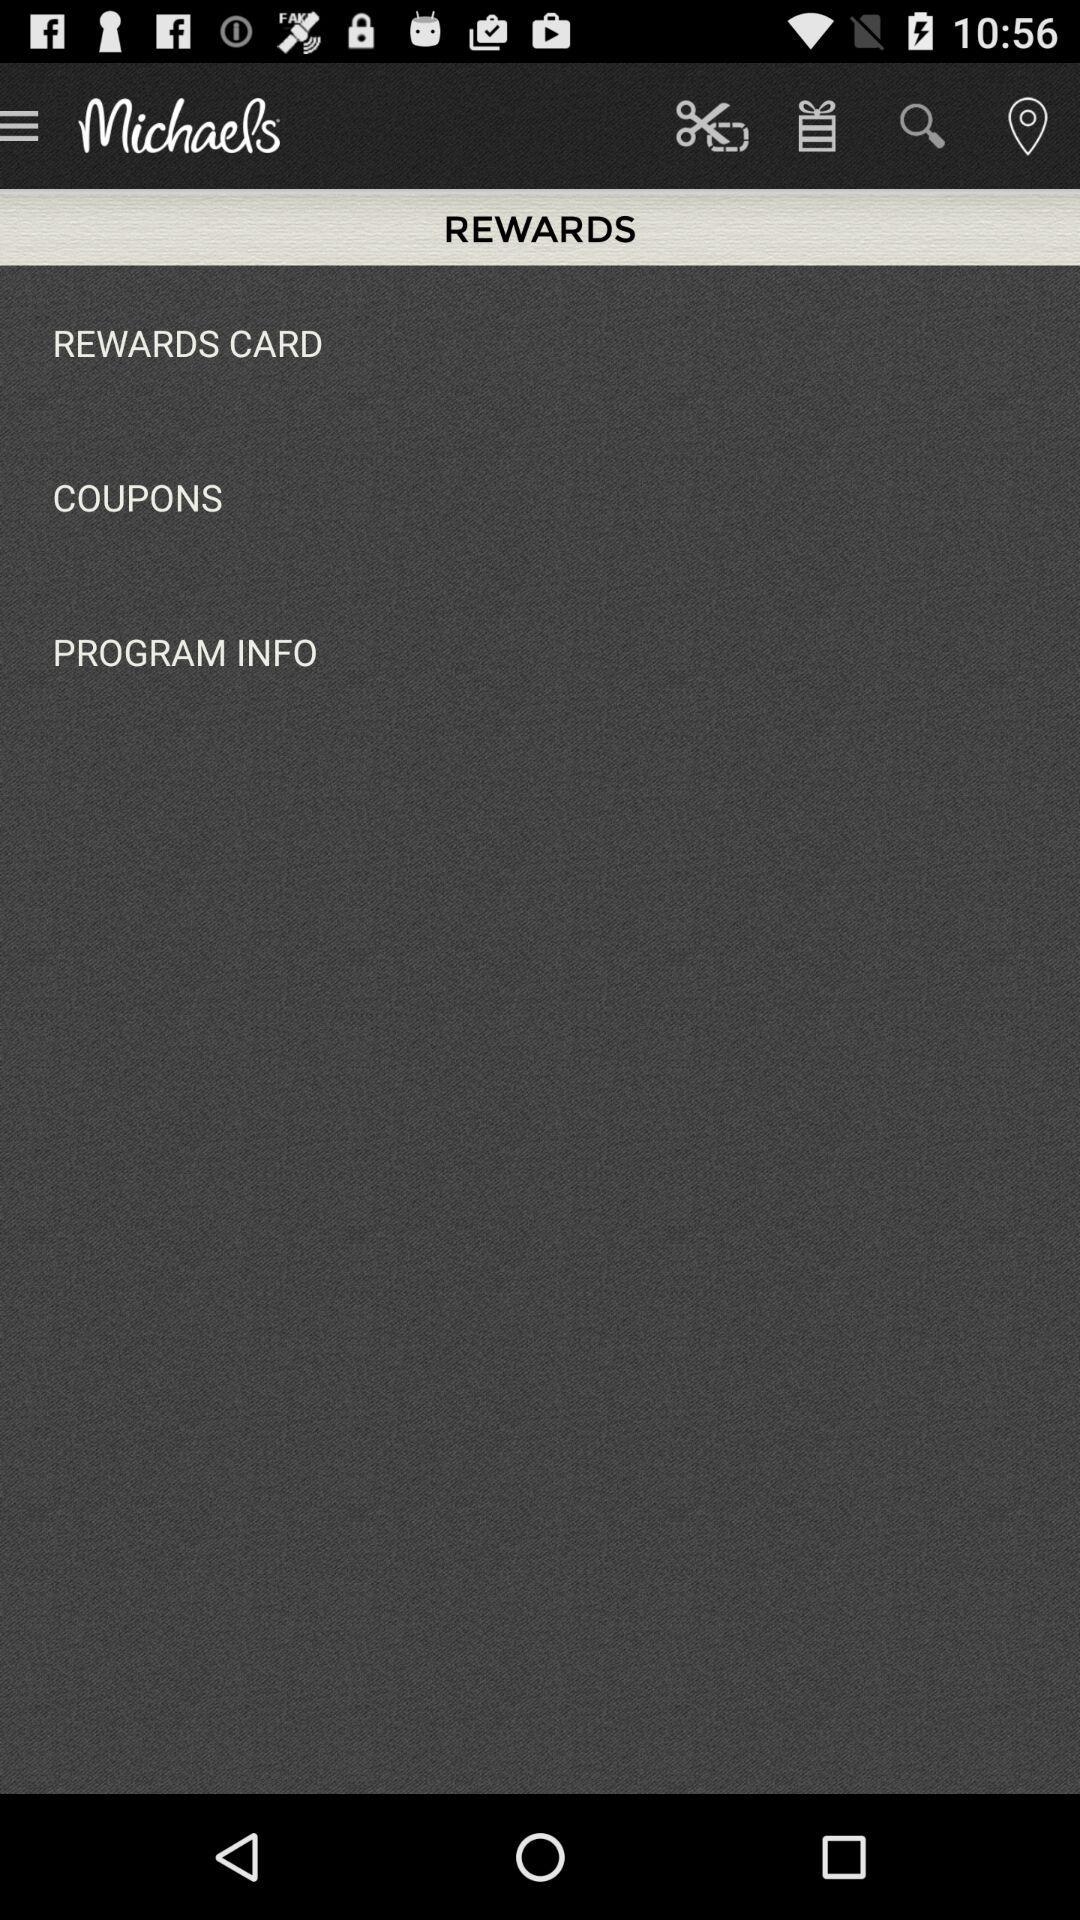 The width and height of the screenshot is (1080, 1920). Describe the element at coordinates (185, 651) in the screenshot. I see `the item below the coupons icon` at that location.